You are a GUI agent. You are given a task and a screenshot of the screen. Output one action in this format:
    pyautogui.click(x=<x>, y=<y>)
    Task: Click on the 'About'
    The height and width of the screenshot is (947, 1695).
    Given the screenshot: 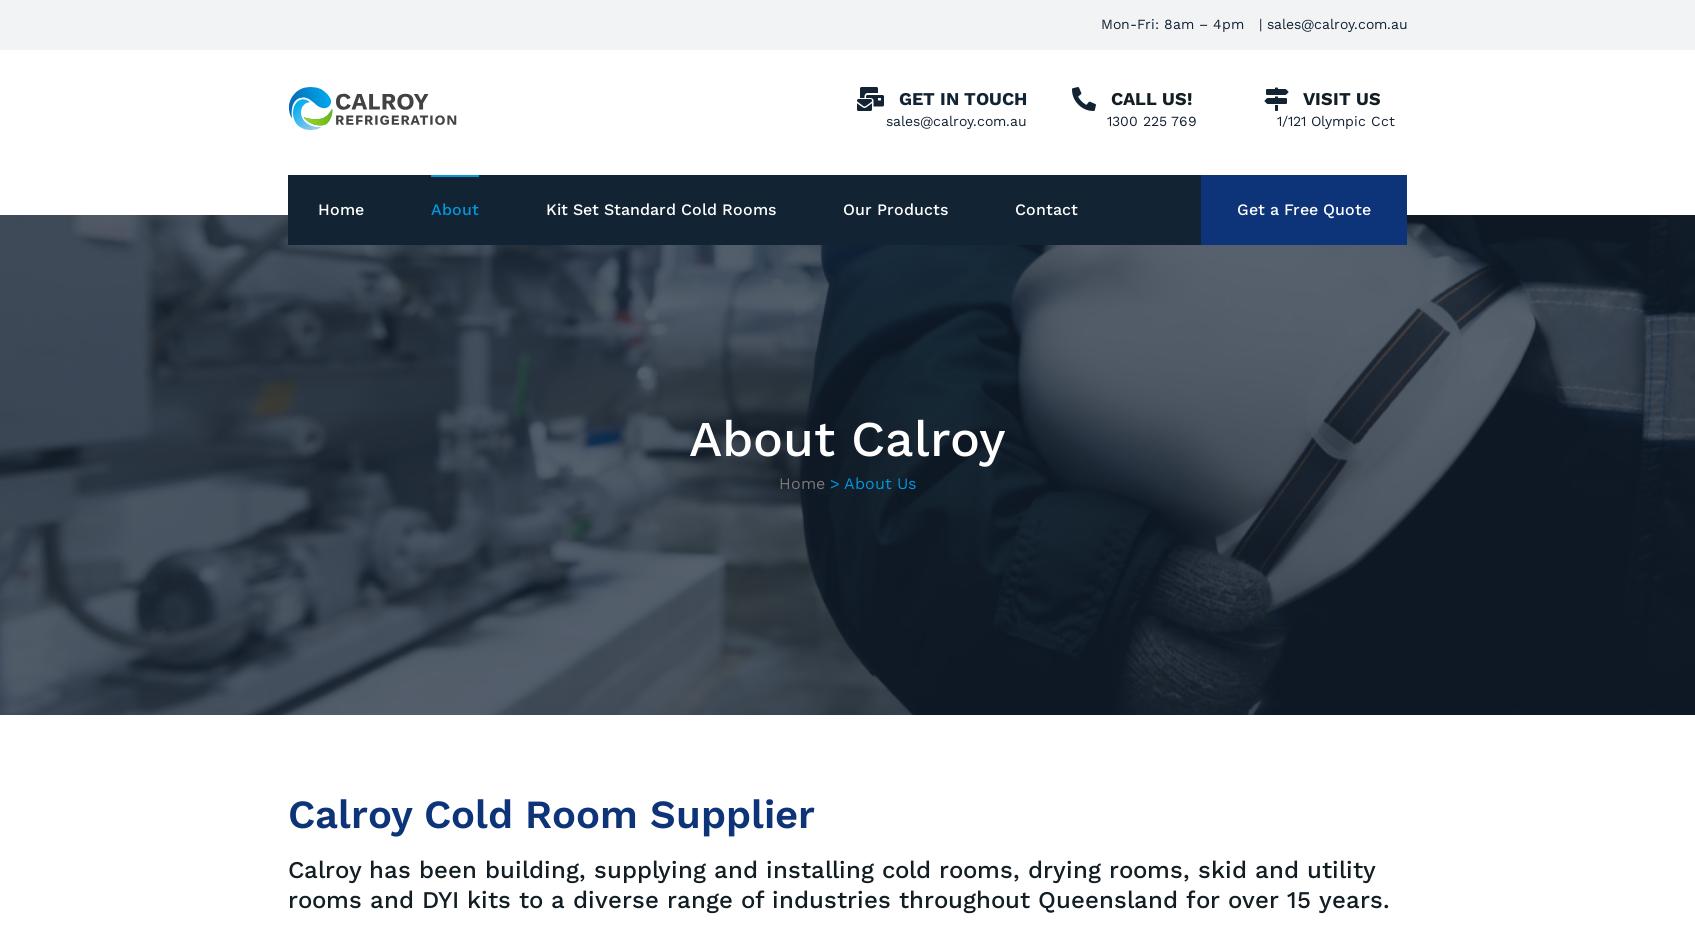 What is the action you would take?
    pyautogui.click(x=453, y=209)
    